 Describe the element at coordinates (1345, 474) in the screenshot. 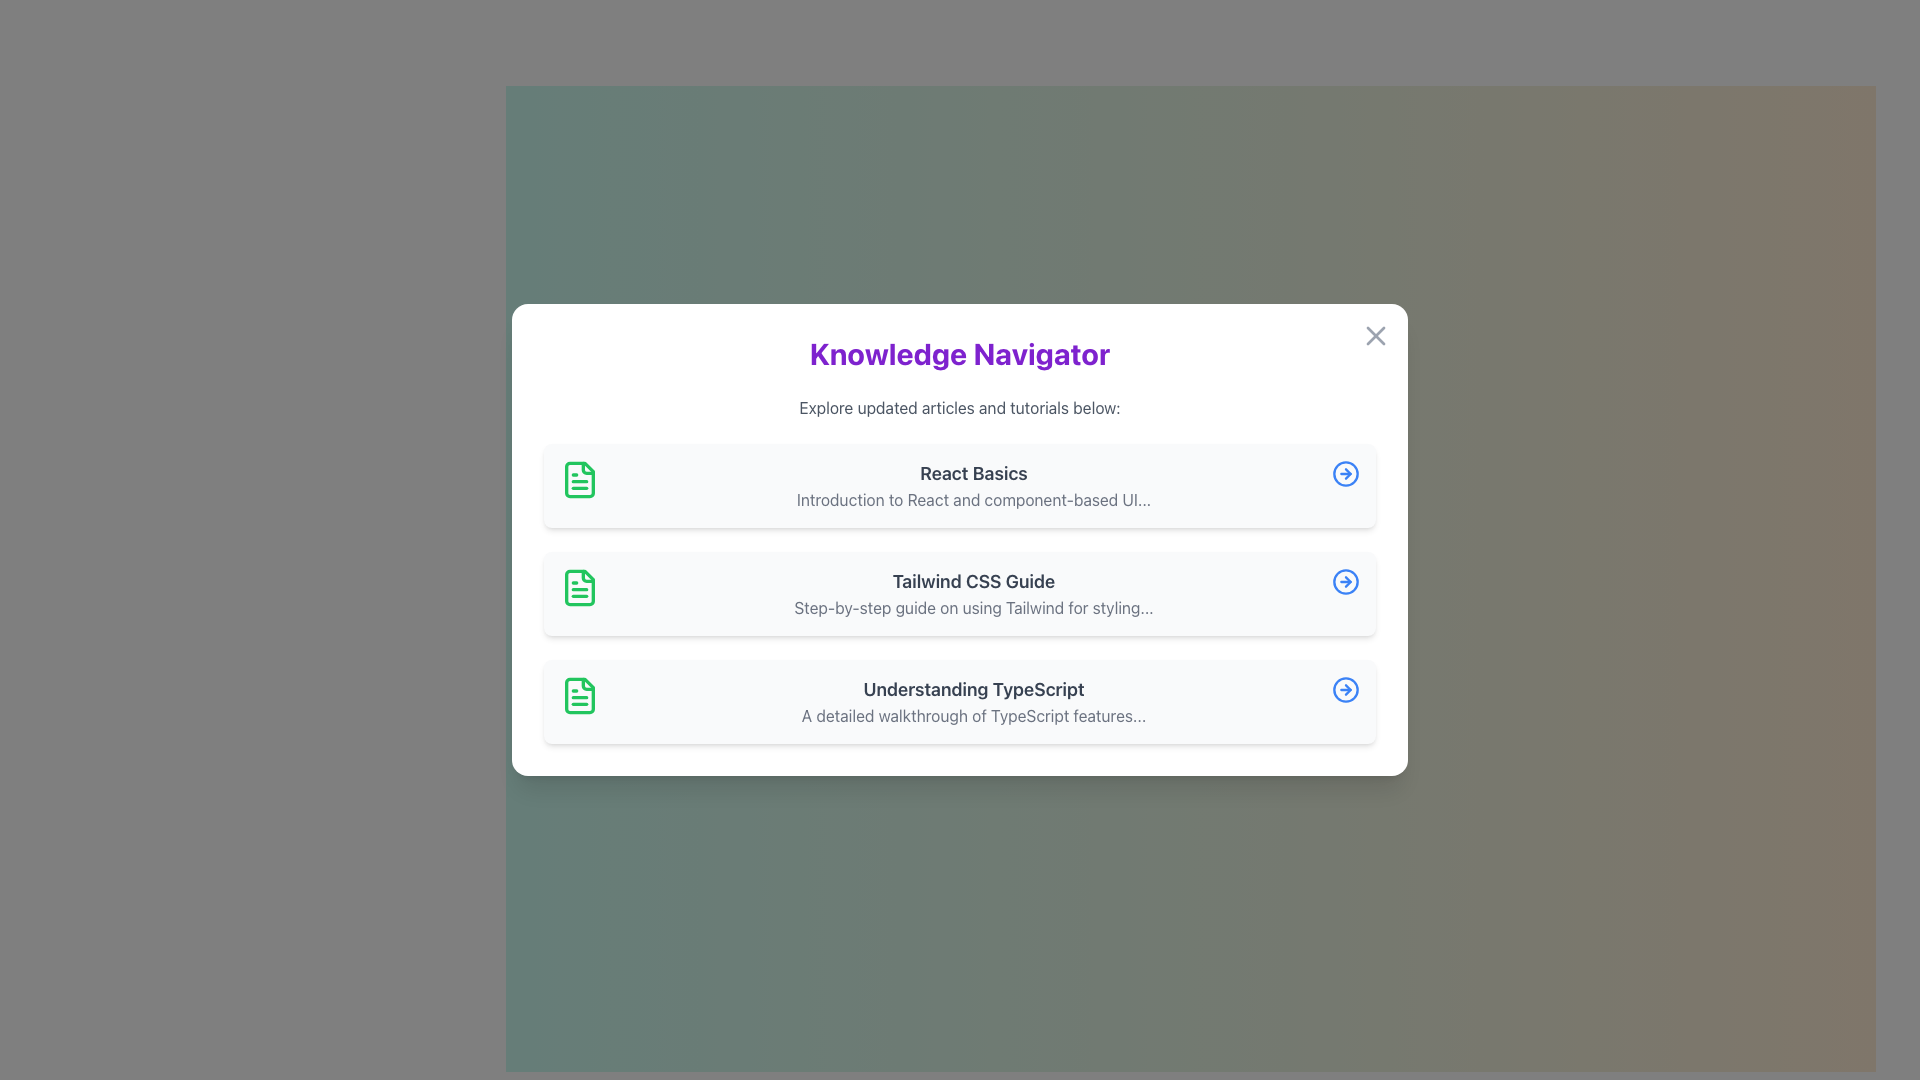

I see `the navigation IconButton located to the right of the 'React Basics' entry` at that location.